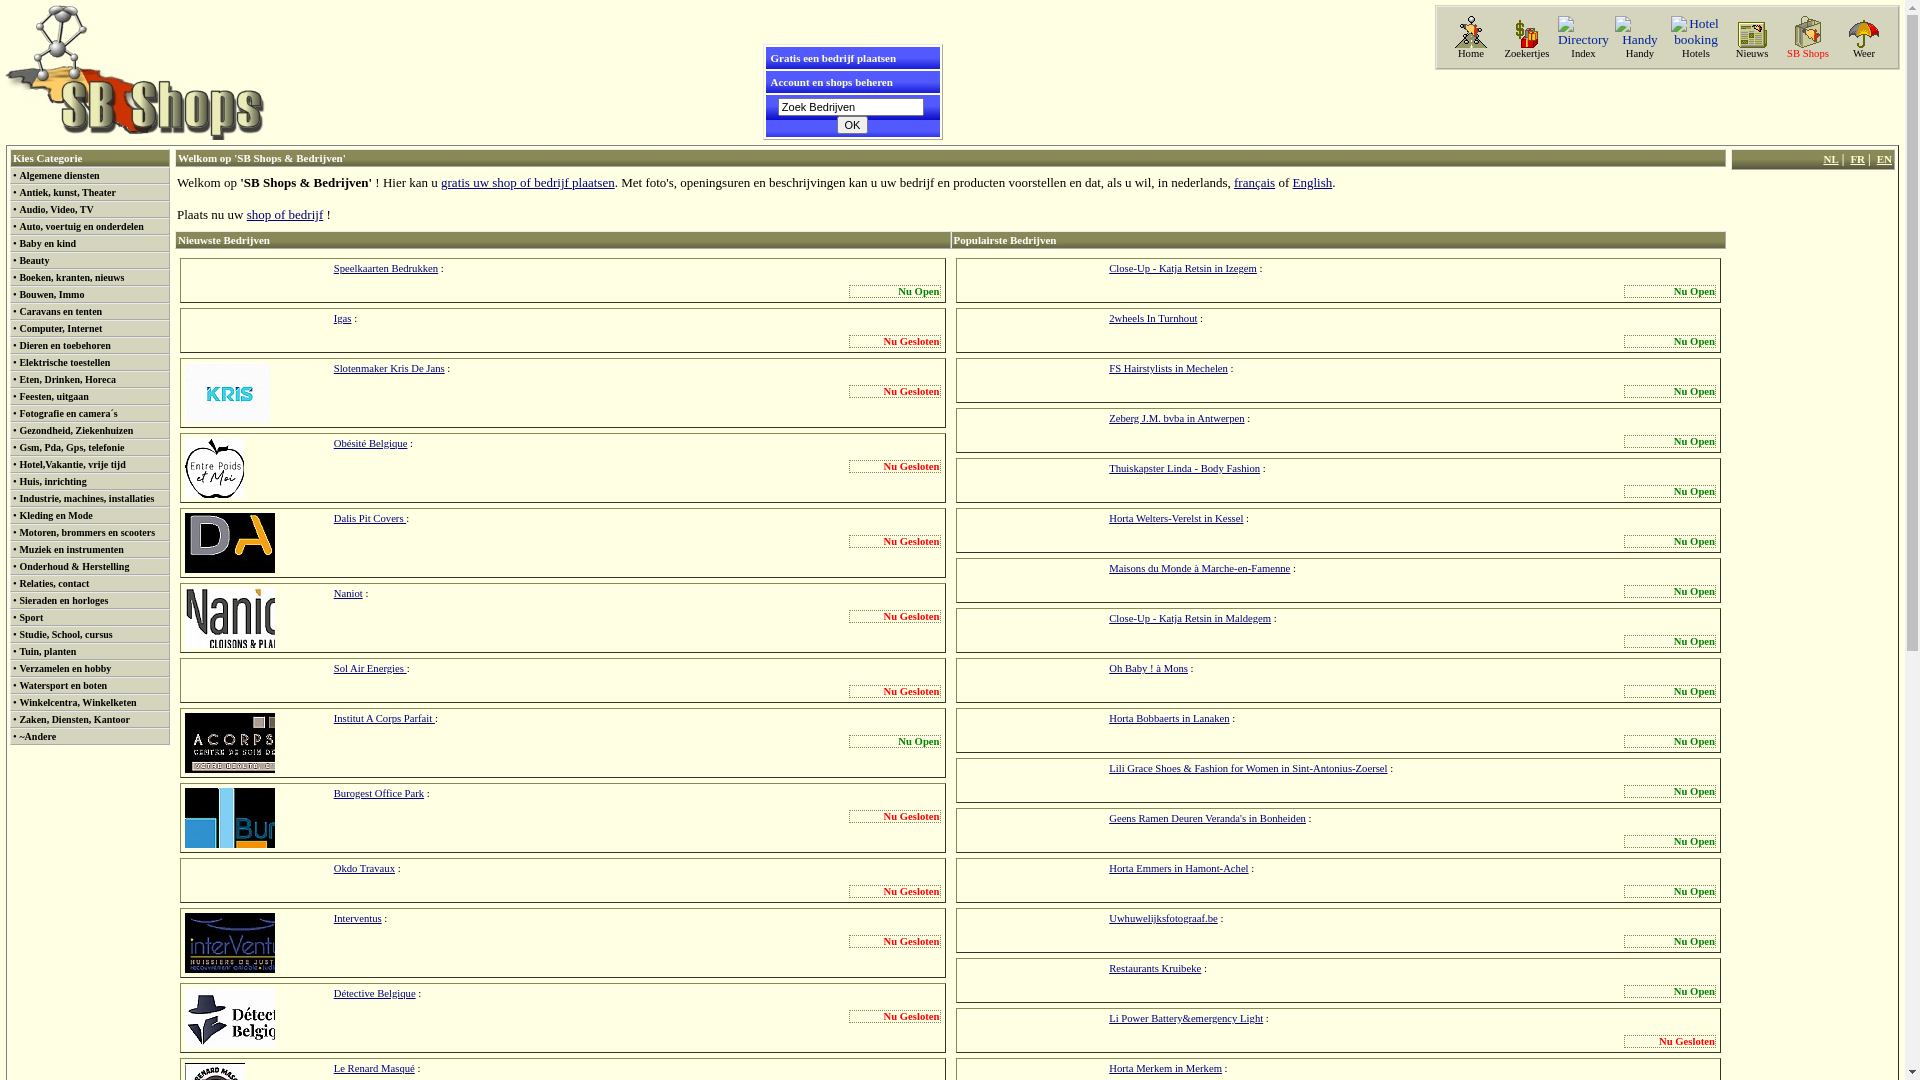 The height and width of the screenshot is (1080, 1920). I want to click on 'Hotels', so click(1694, 52).